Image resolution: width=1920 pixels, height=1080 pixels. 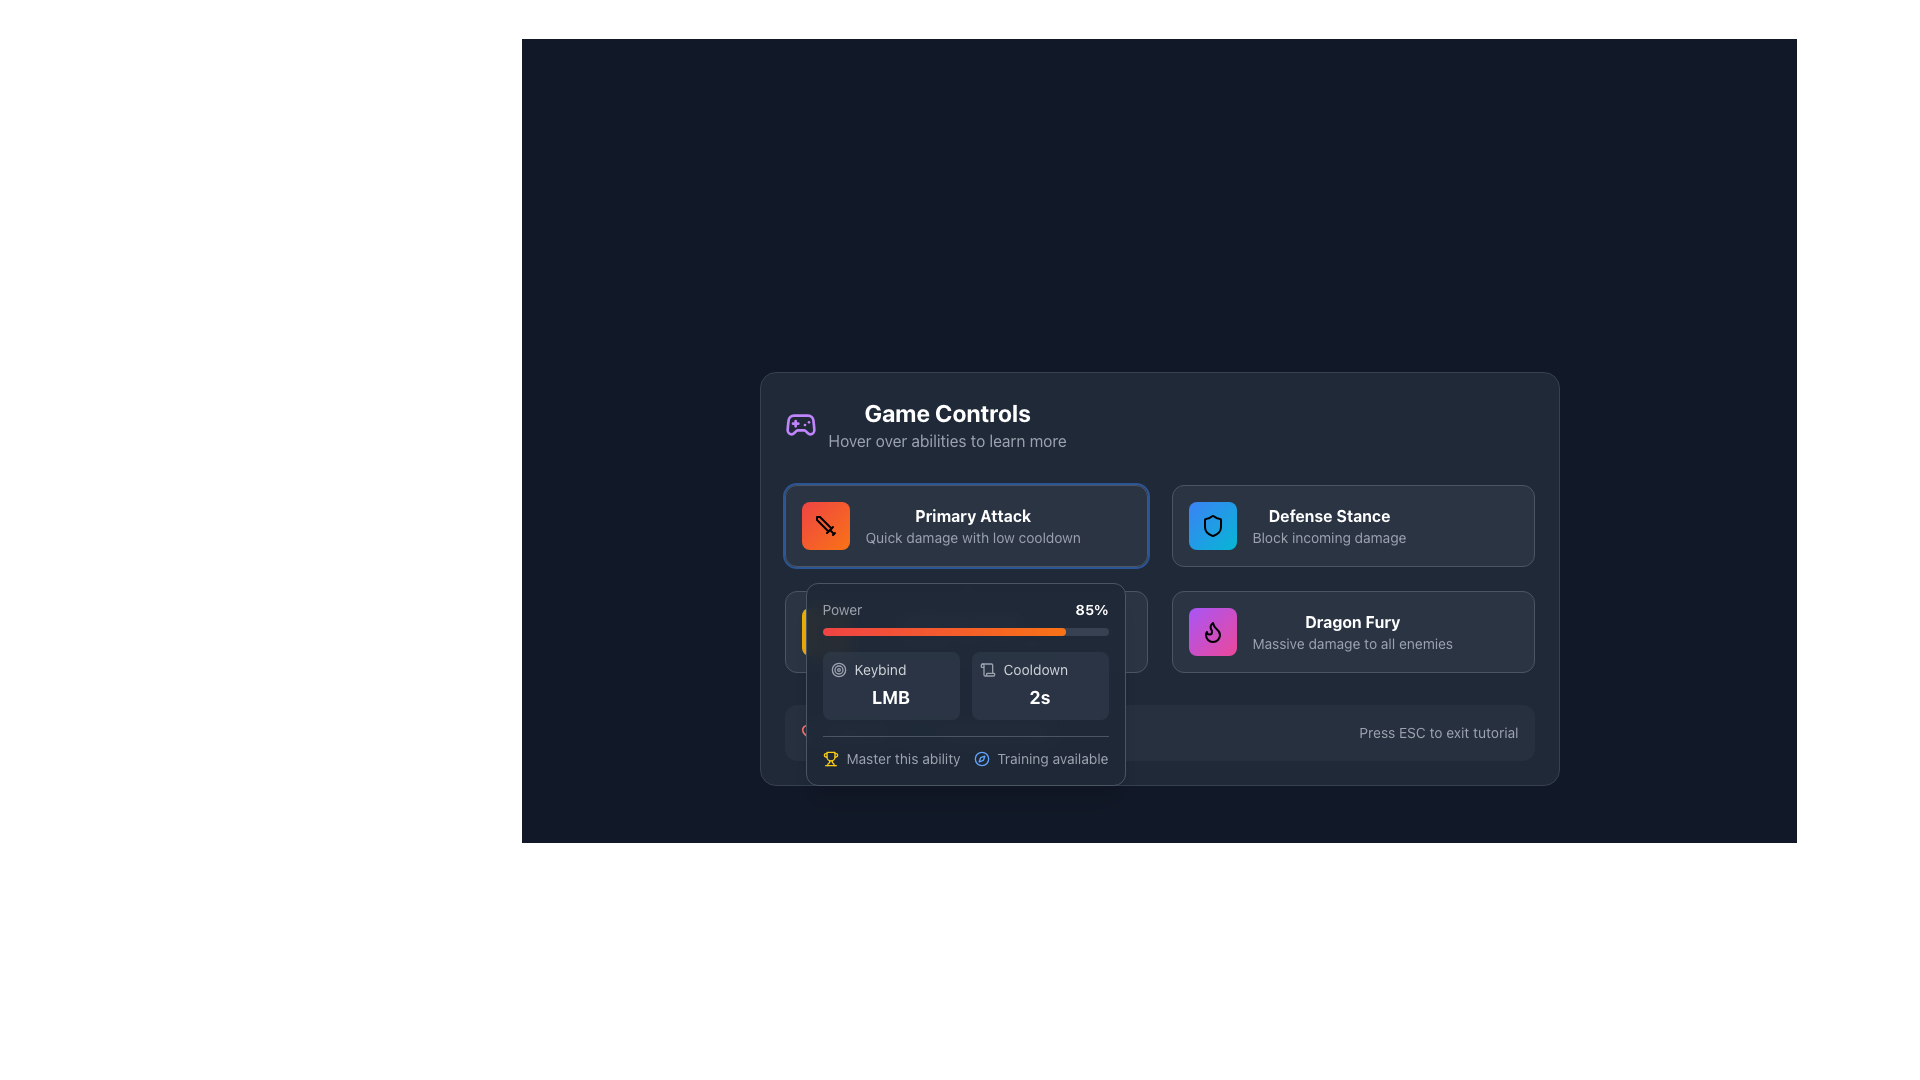 I want to click on the lightning bolt icon located in the lower-left part of the 'Primary Attack' section, immediately to the left of the 'Power 85%' progress bar, so click(x=825, y=632).